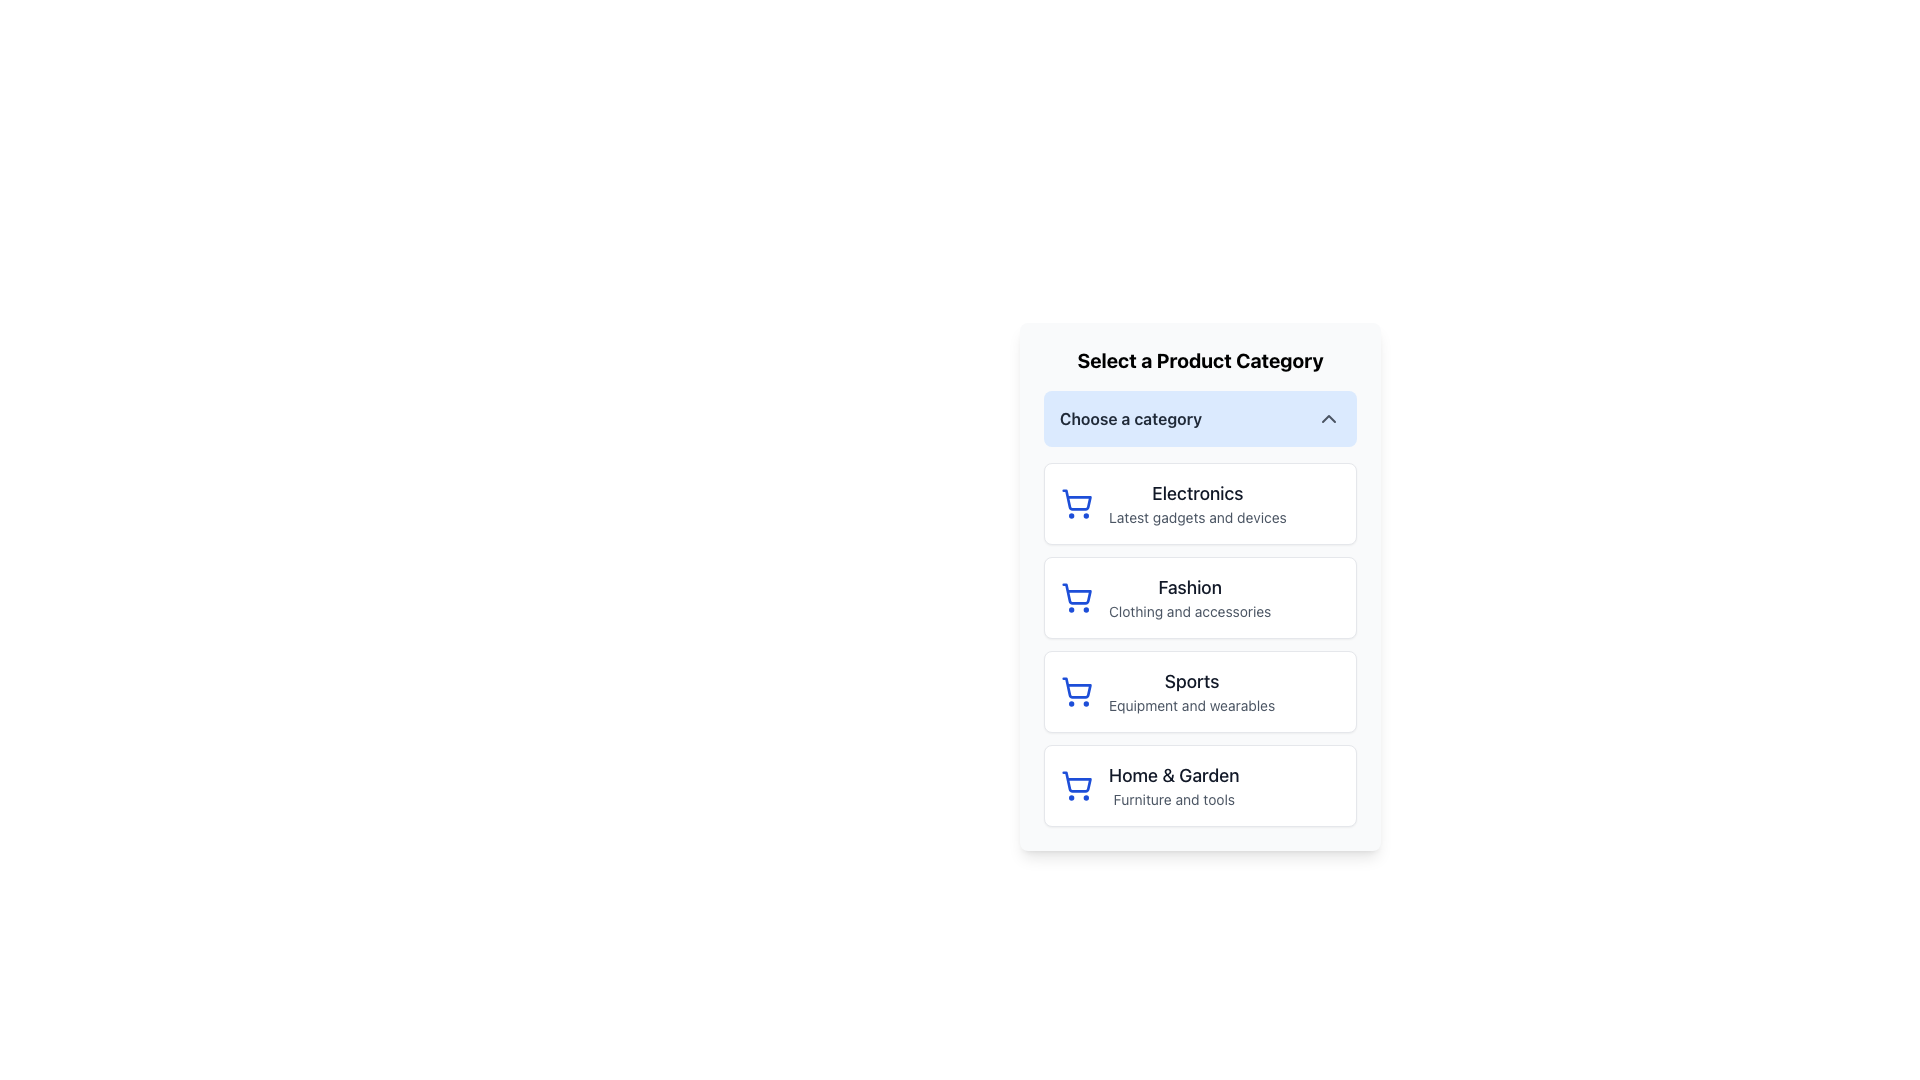 The width and height of the screenshot is (1920, 1080). What do you see at coordinates (1075, 596) in the screenshot?
I see `the cart icon with a blue outline located next to the 'Fashion' category text in the product category selection interface` at bounding box center [1075, 596].